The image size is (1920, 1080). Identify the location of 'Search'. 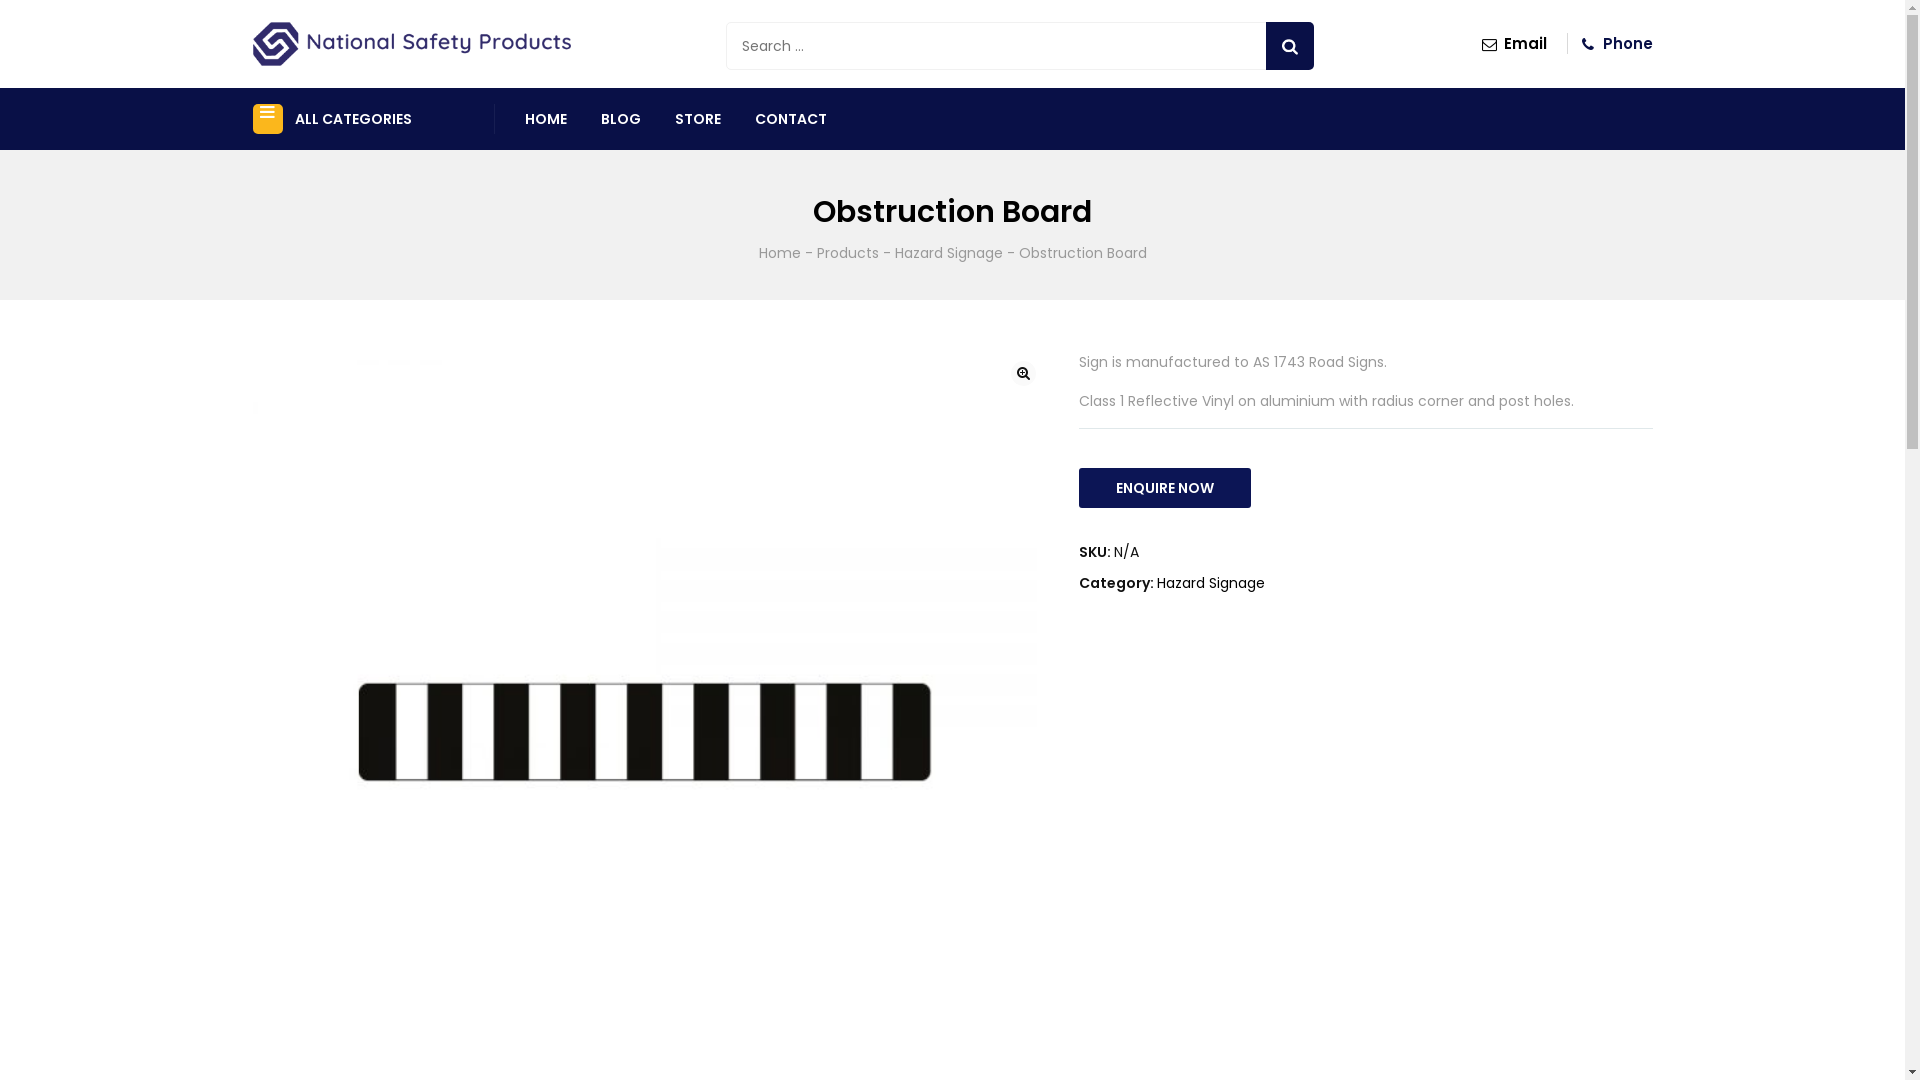
(1290, 45).